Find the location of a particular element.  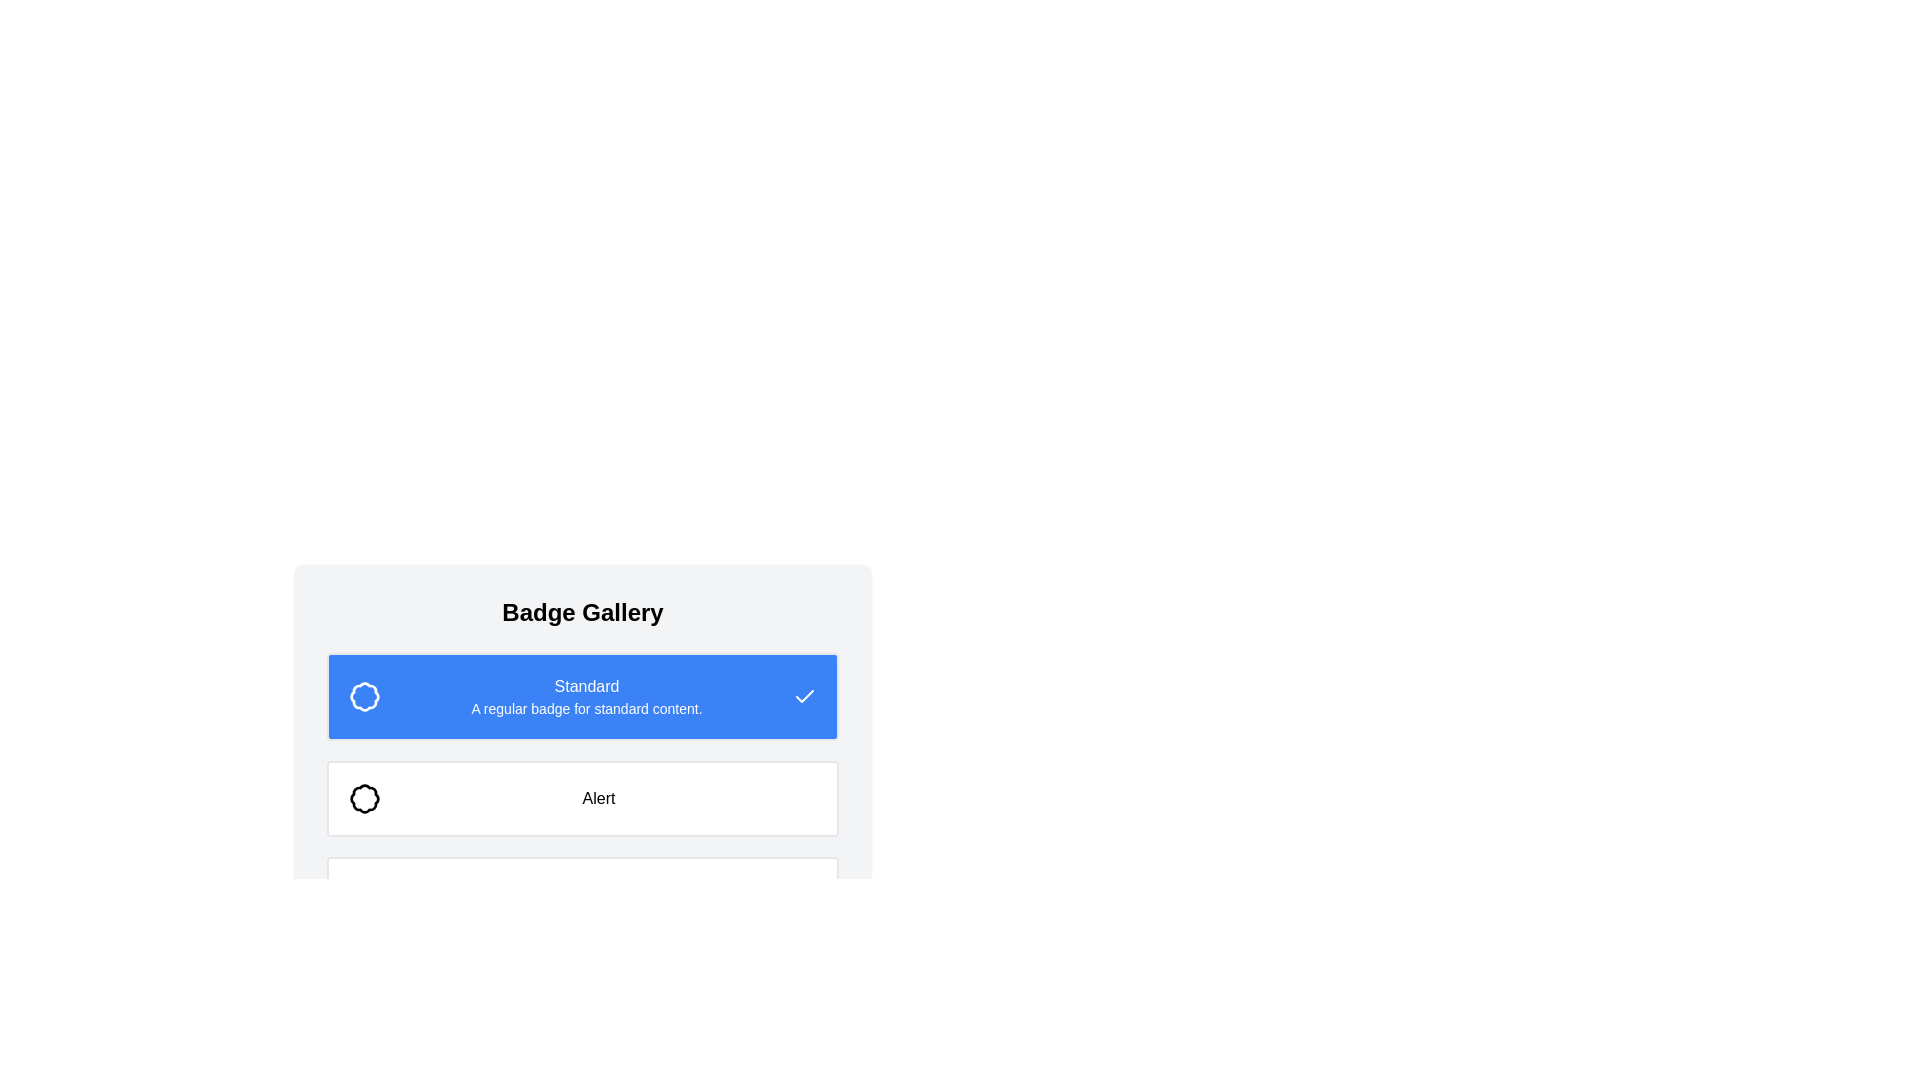

the descriptive label text for the 'Standard' badge, which is located directly beneath the 'Standard' text and is centrally aligned within the blue-highlighted section is located at coordinates (585, 708).